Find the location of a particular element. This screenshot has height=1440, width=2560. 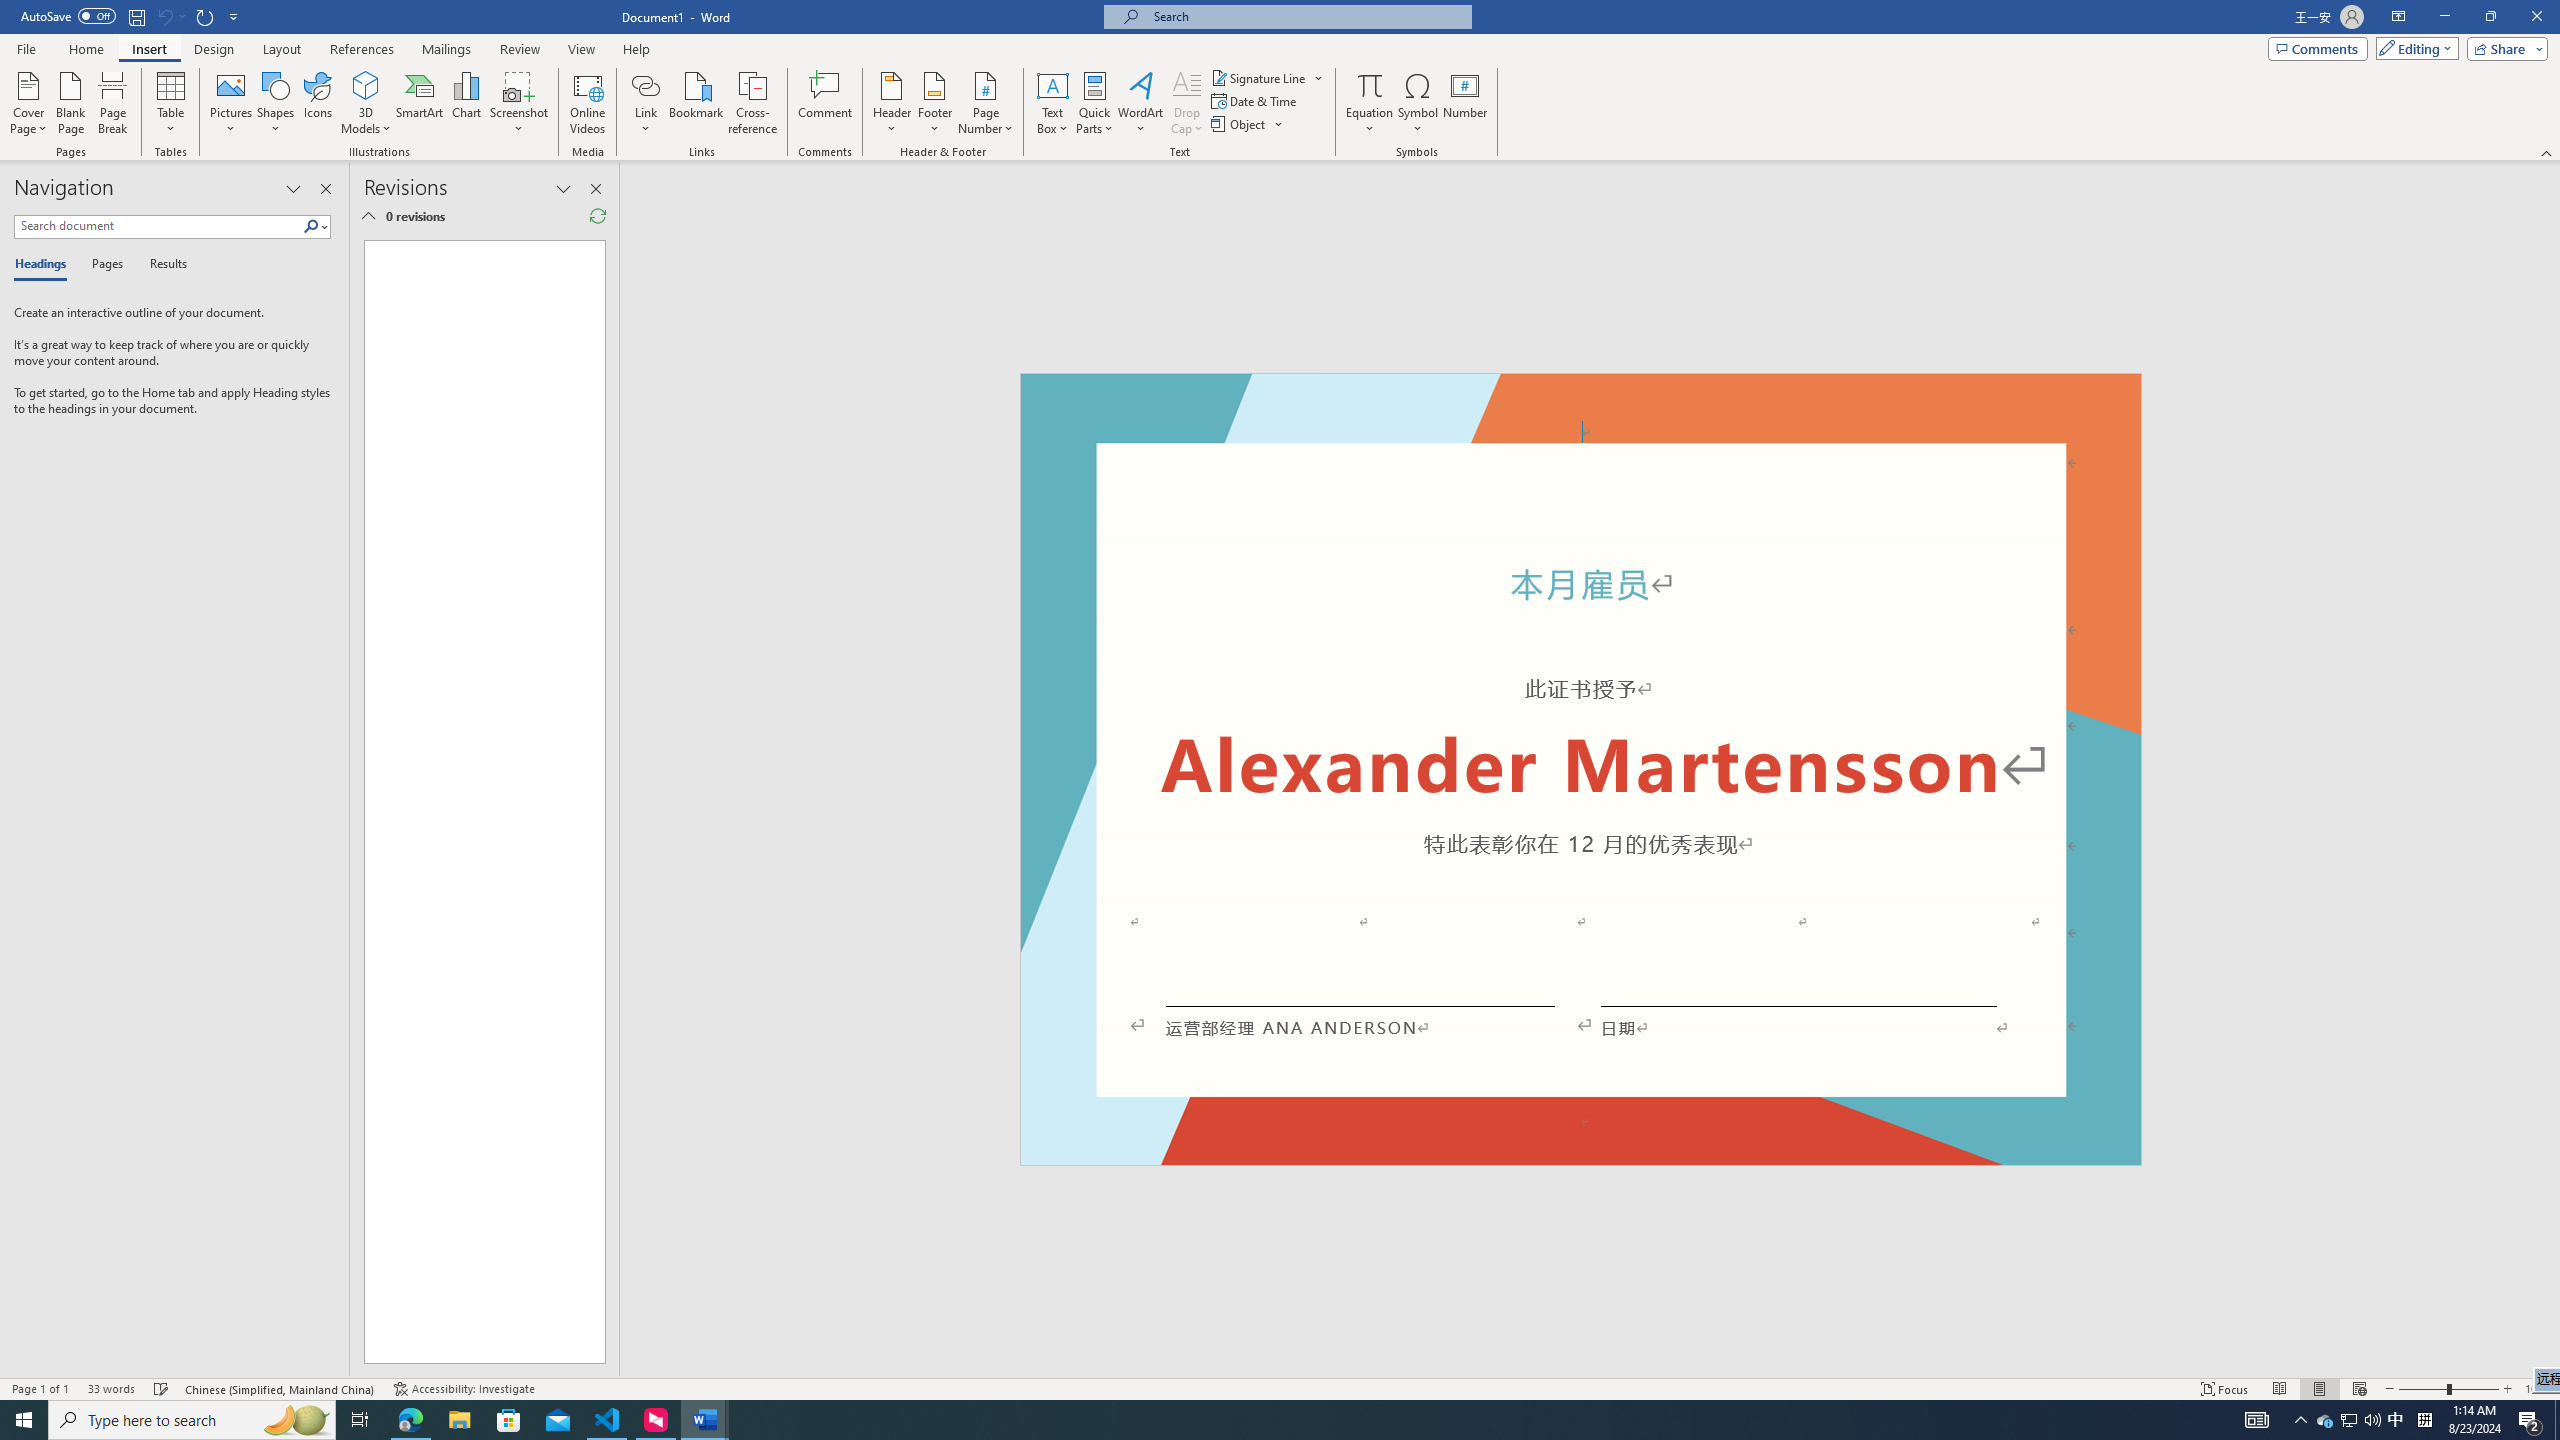

'Date & Time...' is located at coordinates (1255, 99).